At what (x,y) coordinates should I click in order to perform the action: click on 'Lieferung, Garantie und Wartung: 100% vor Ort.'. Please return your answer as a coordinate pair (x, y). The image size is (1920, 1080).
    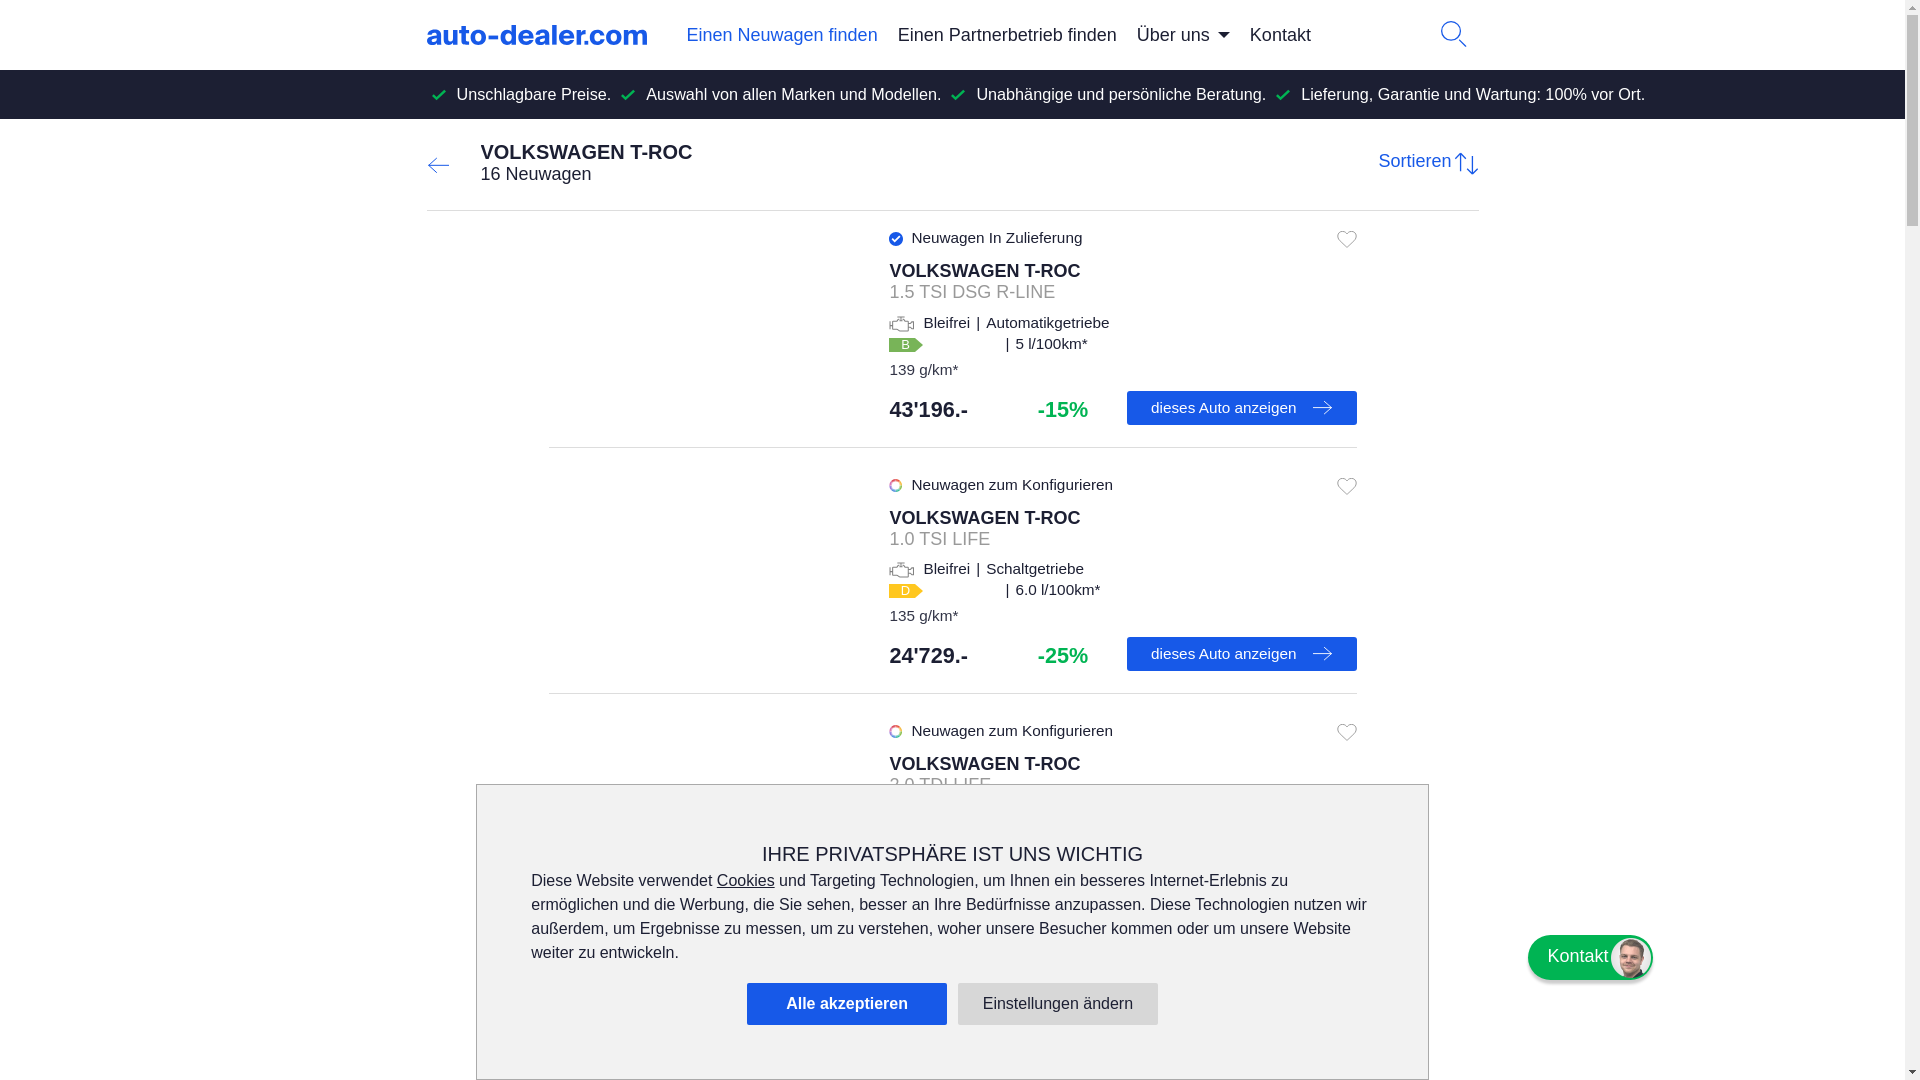
    Looking at the image, I should click on (1473, 93).